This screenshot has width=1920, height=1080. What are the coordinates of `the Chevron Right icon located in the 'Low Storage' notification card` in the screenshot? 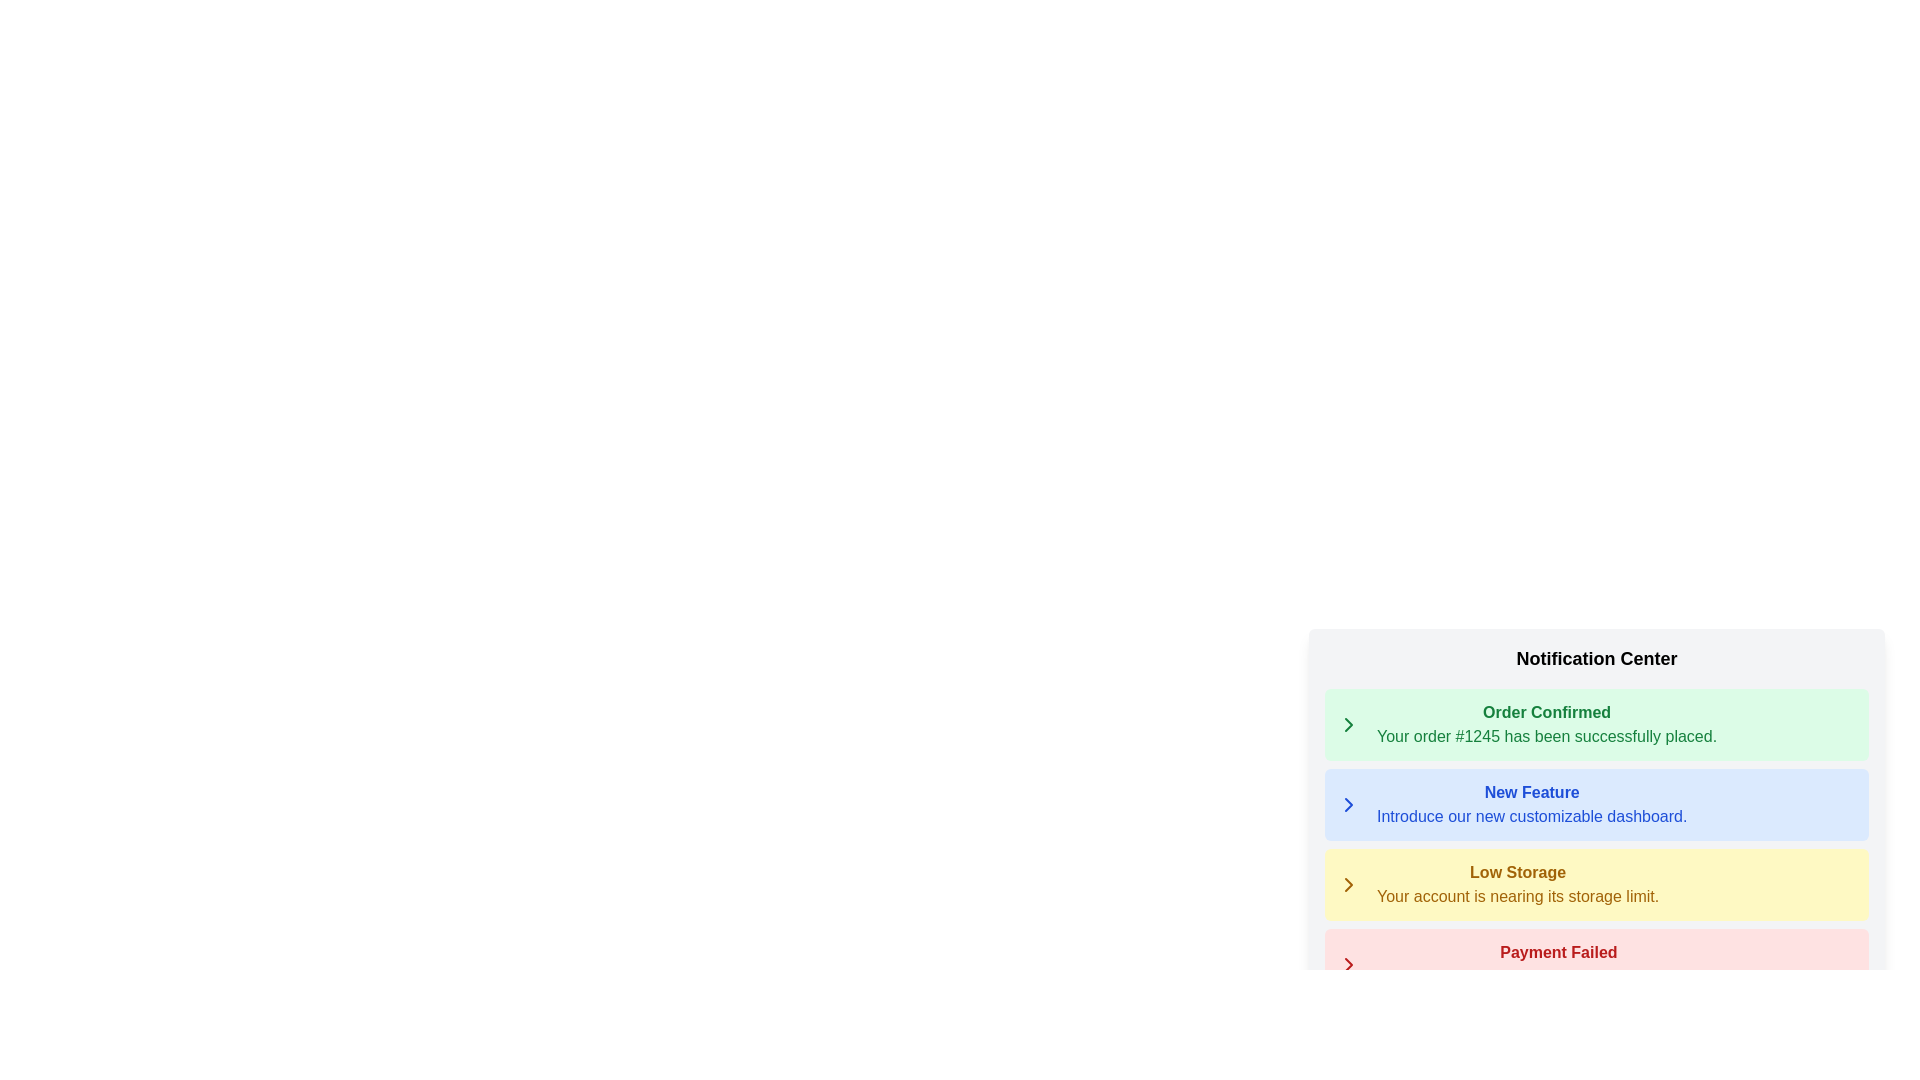 It's located at (1348, 883).